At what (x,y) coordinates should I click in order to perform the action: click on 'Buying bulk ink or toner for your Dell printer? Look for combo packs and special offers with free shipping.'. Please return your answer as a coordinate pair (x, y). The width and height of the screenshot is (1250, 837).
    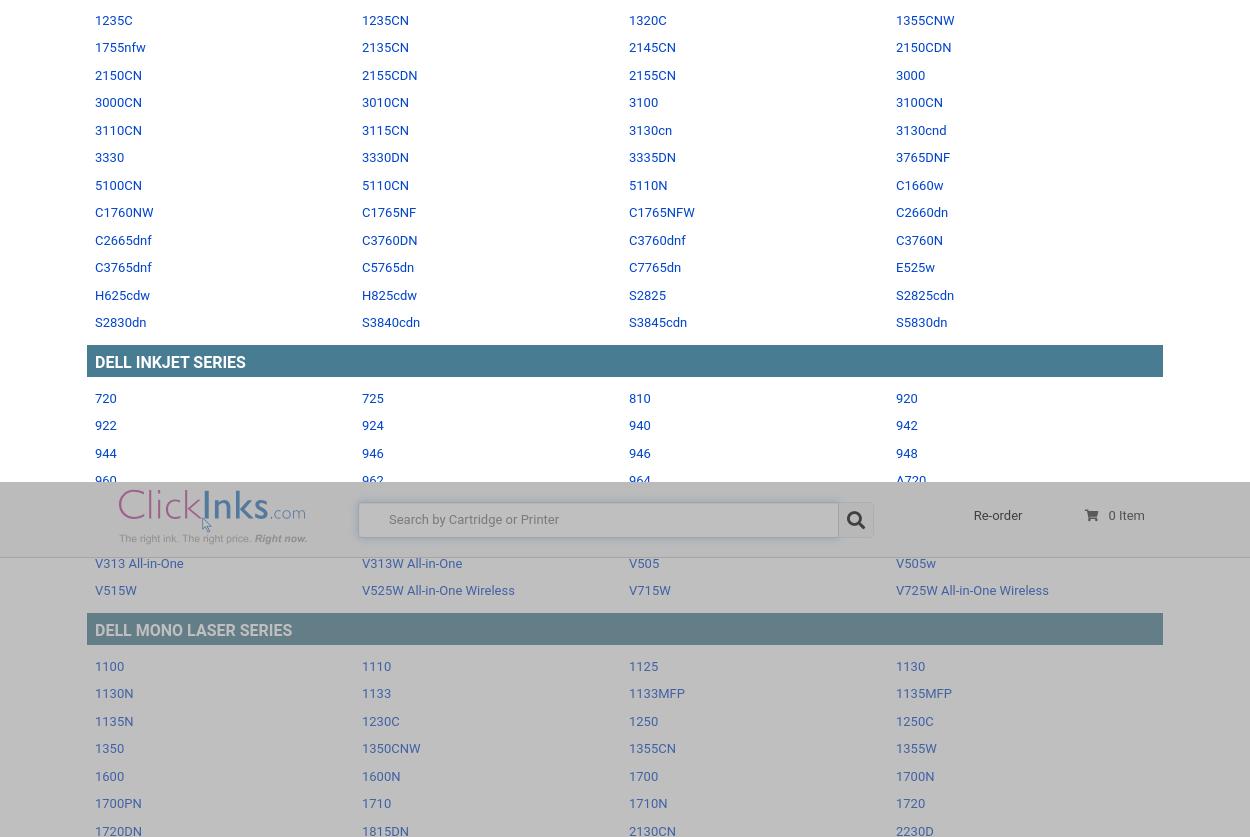
    Looking at the image, I should click on (364, 659).